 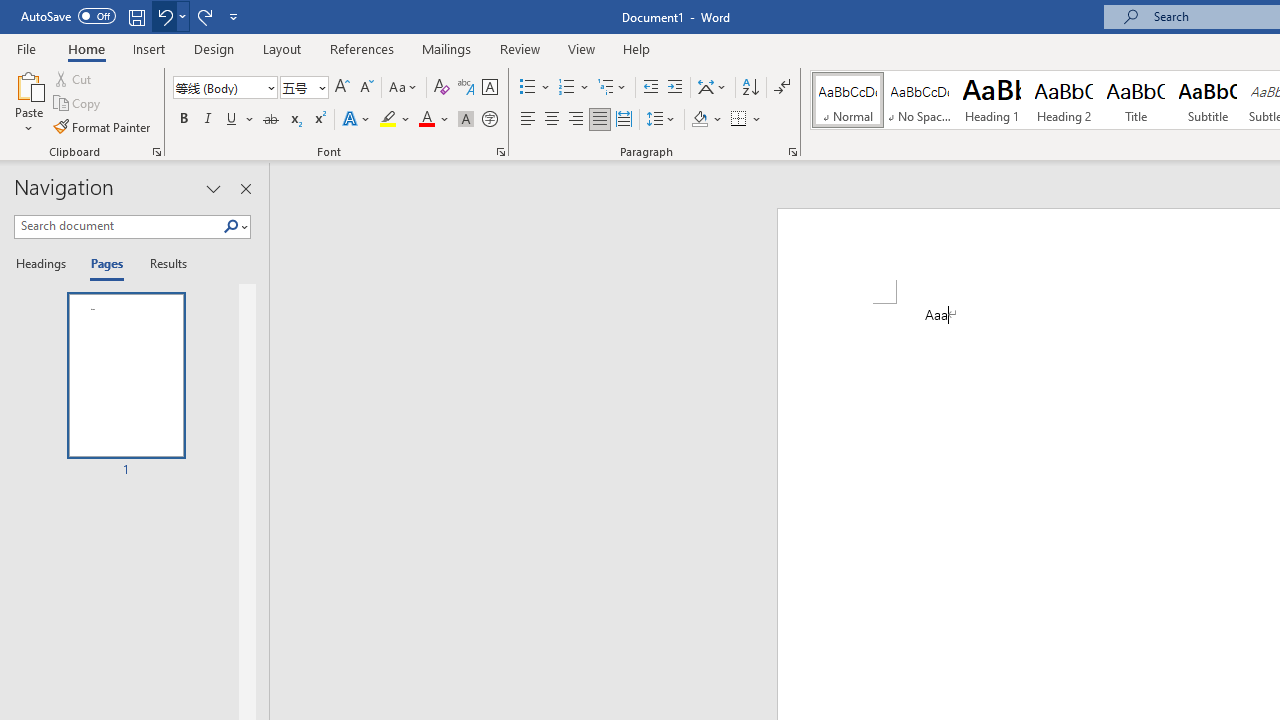 What do you see at coordinates (297, 86) in the screenshot?
I see `'Font Size'` at bounding box center [297, 86].